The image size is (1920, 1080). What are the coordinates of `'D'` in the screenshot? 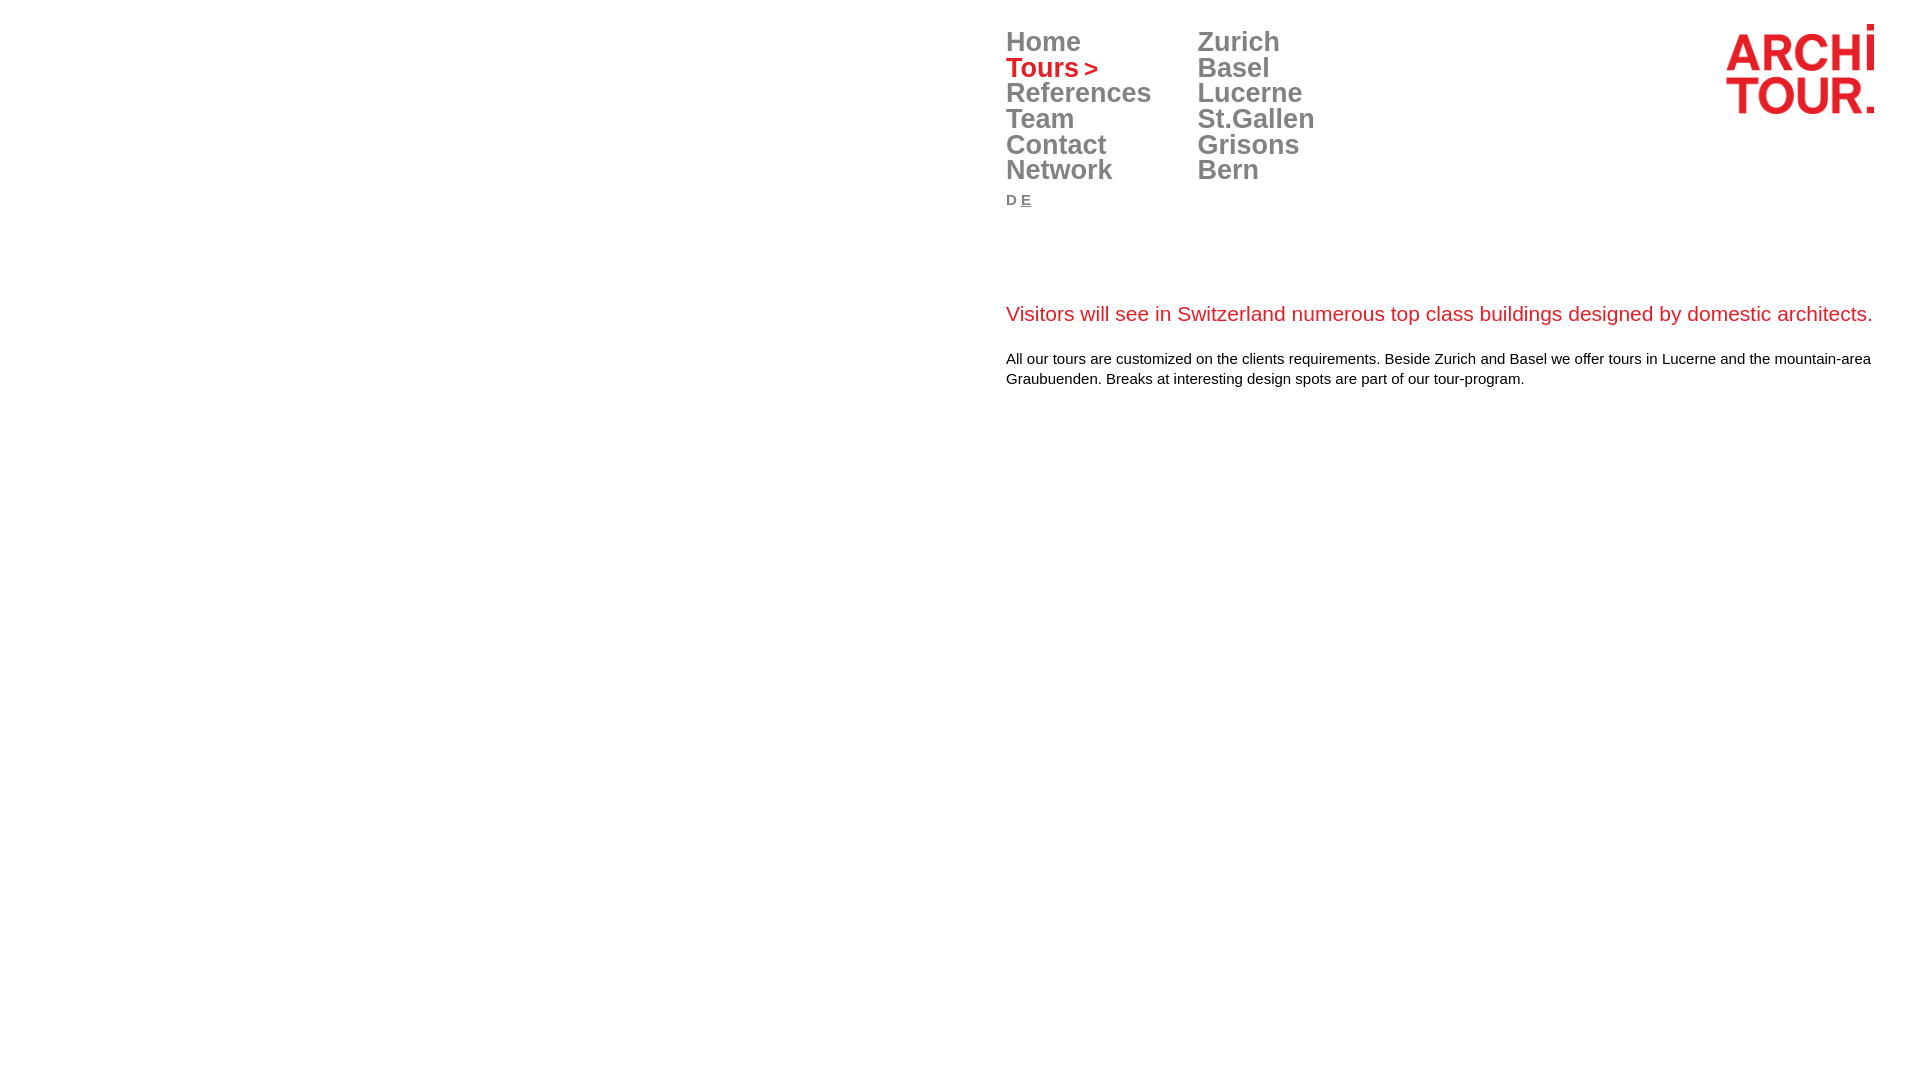 It's located at (1011, 199).